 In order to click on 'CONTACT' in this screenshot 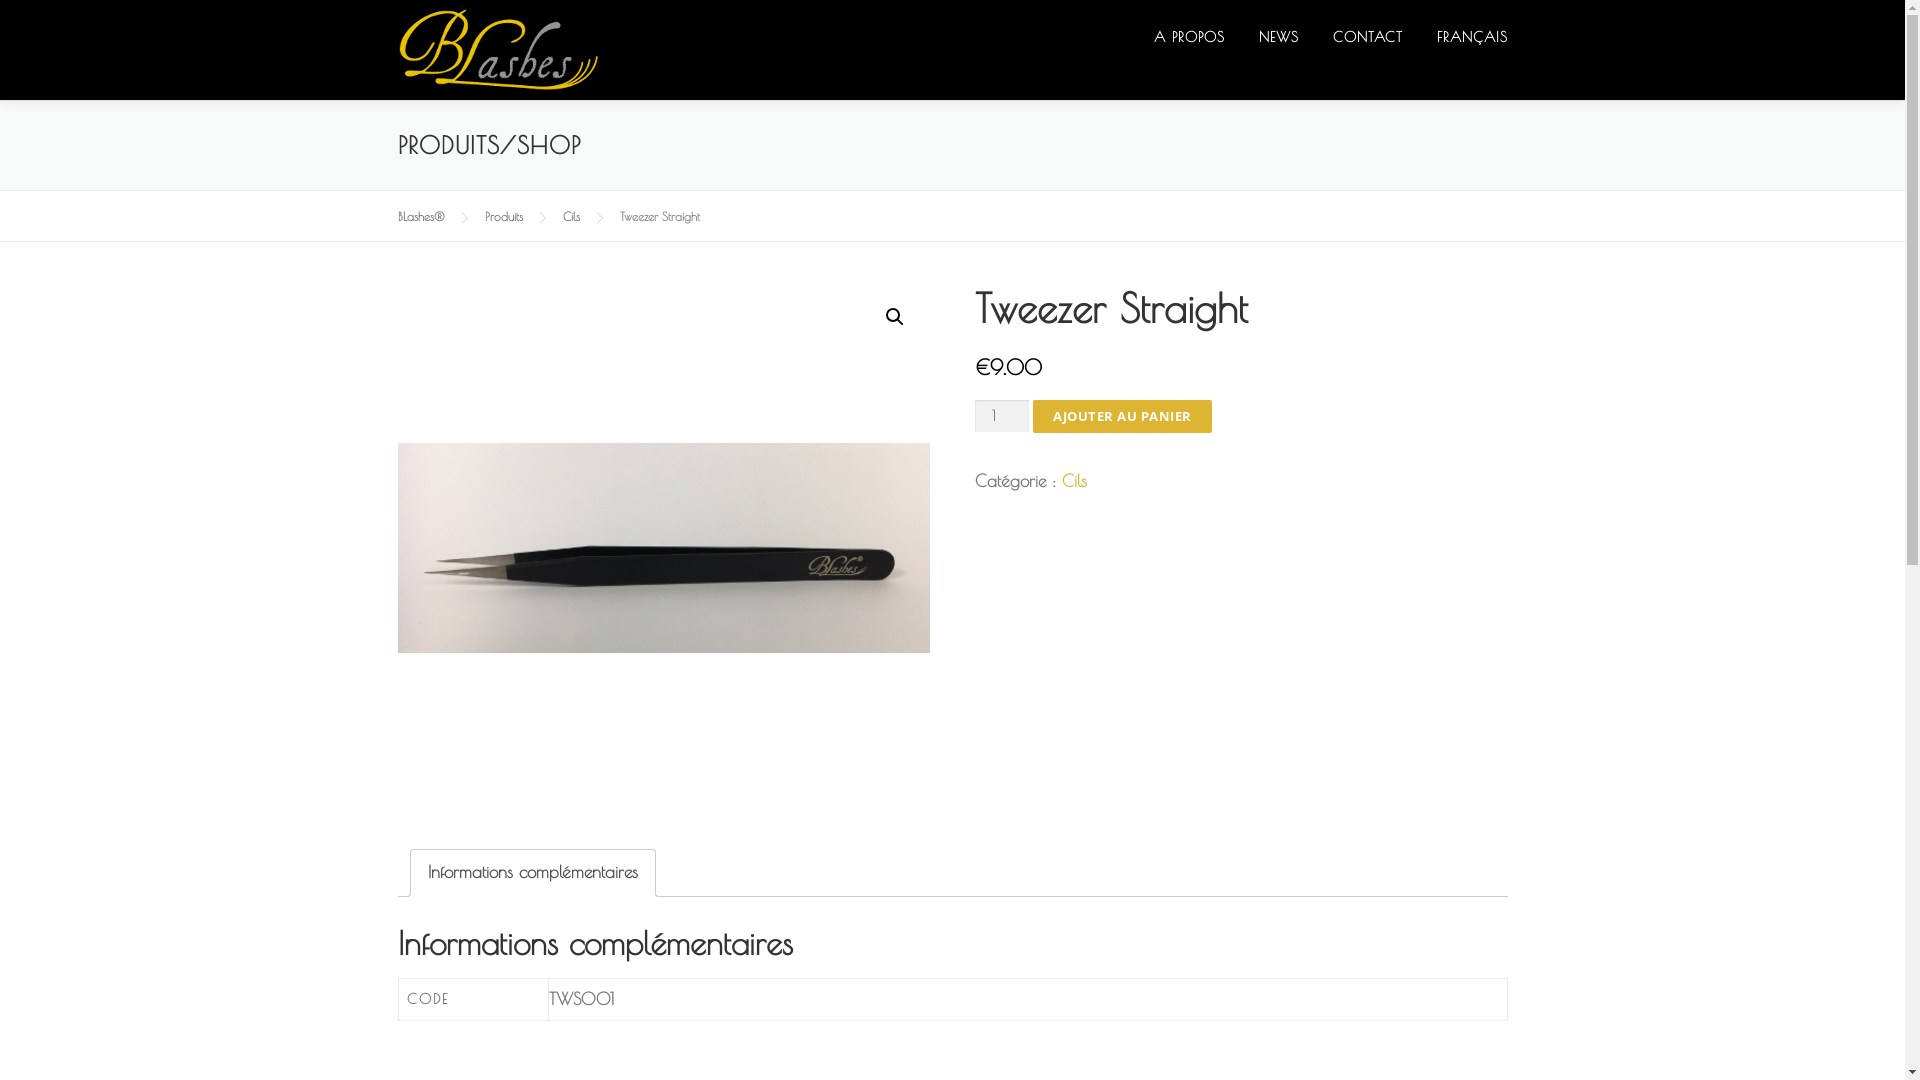, I will do `click(1315, 37)`.